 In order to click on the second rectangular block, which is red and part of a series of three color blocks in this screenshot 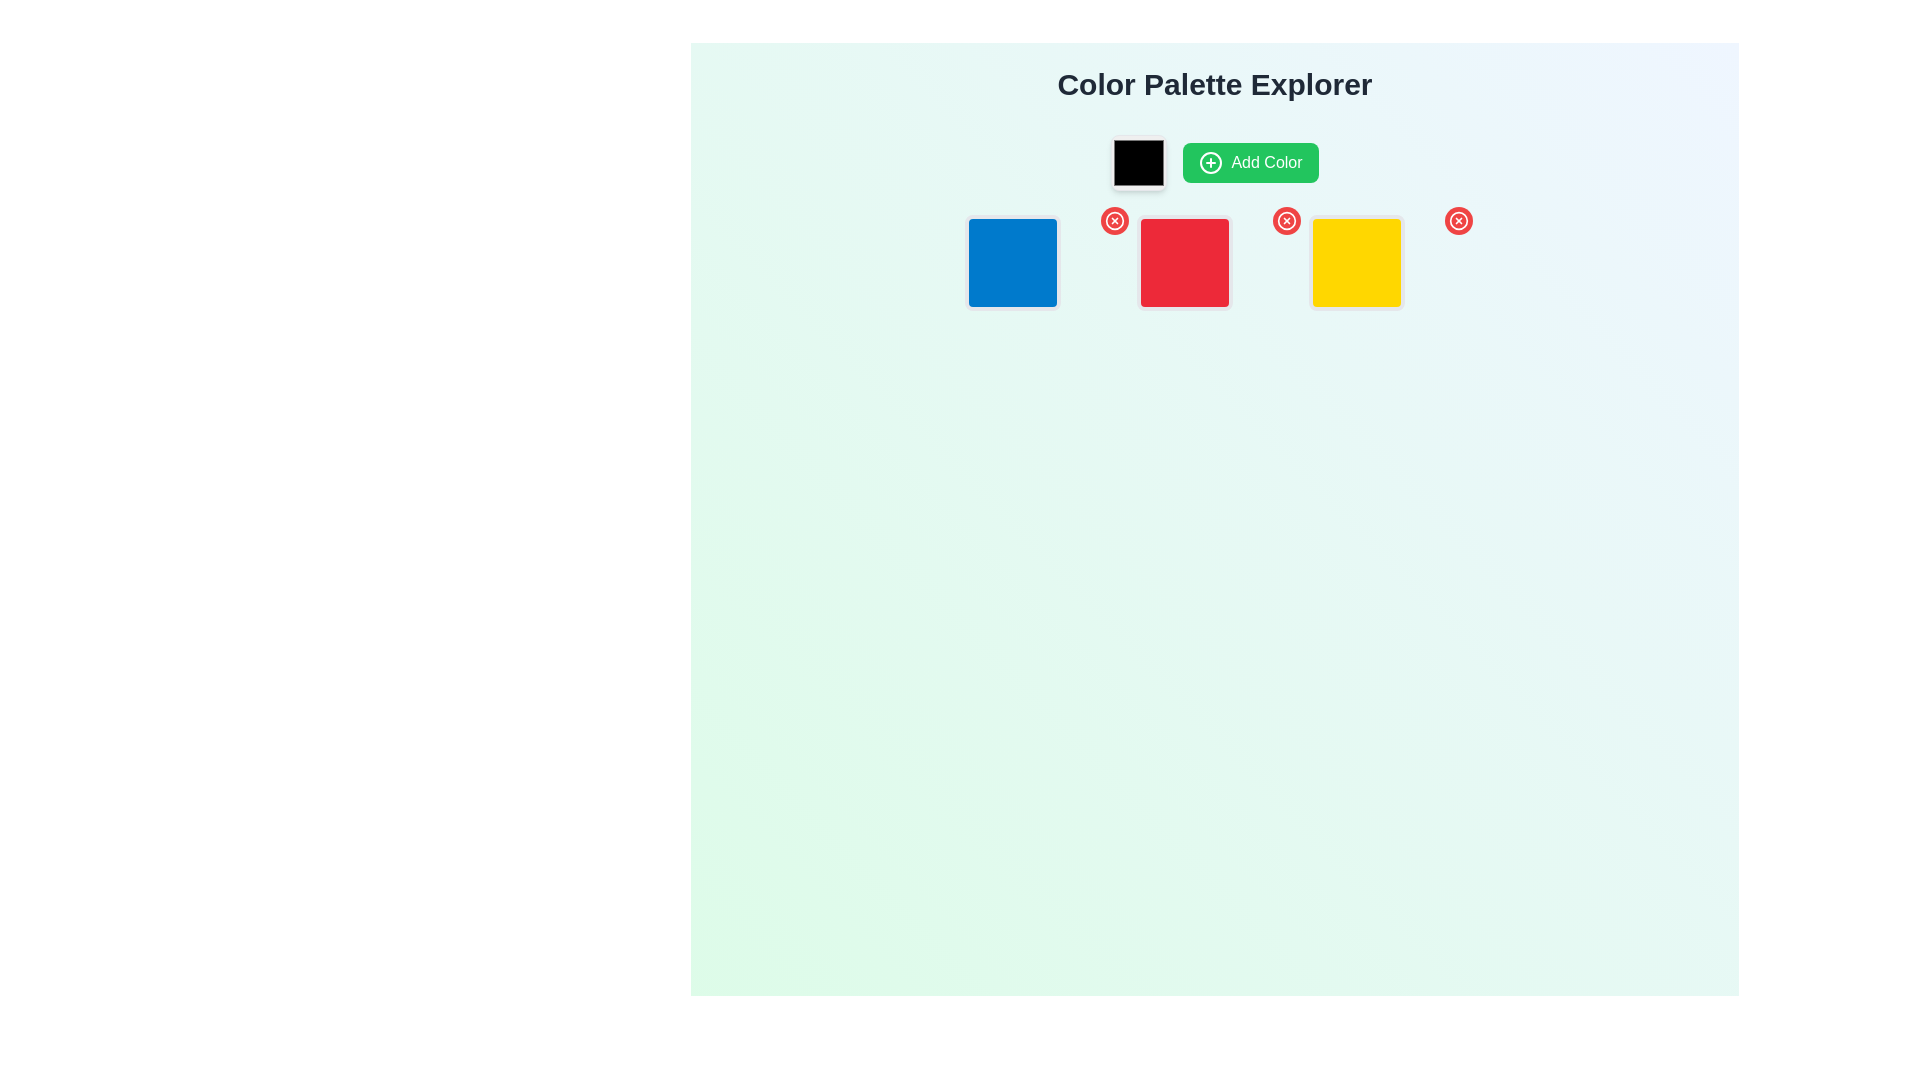, I will do `click(1213, 261)`.